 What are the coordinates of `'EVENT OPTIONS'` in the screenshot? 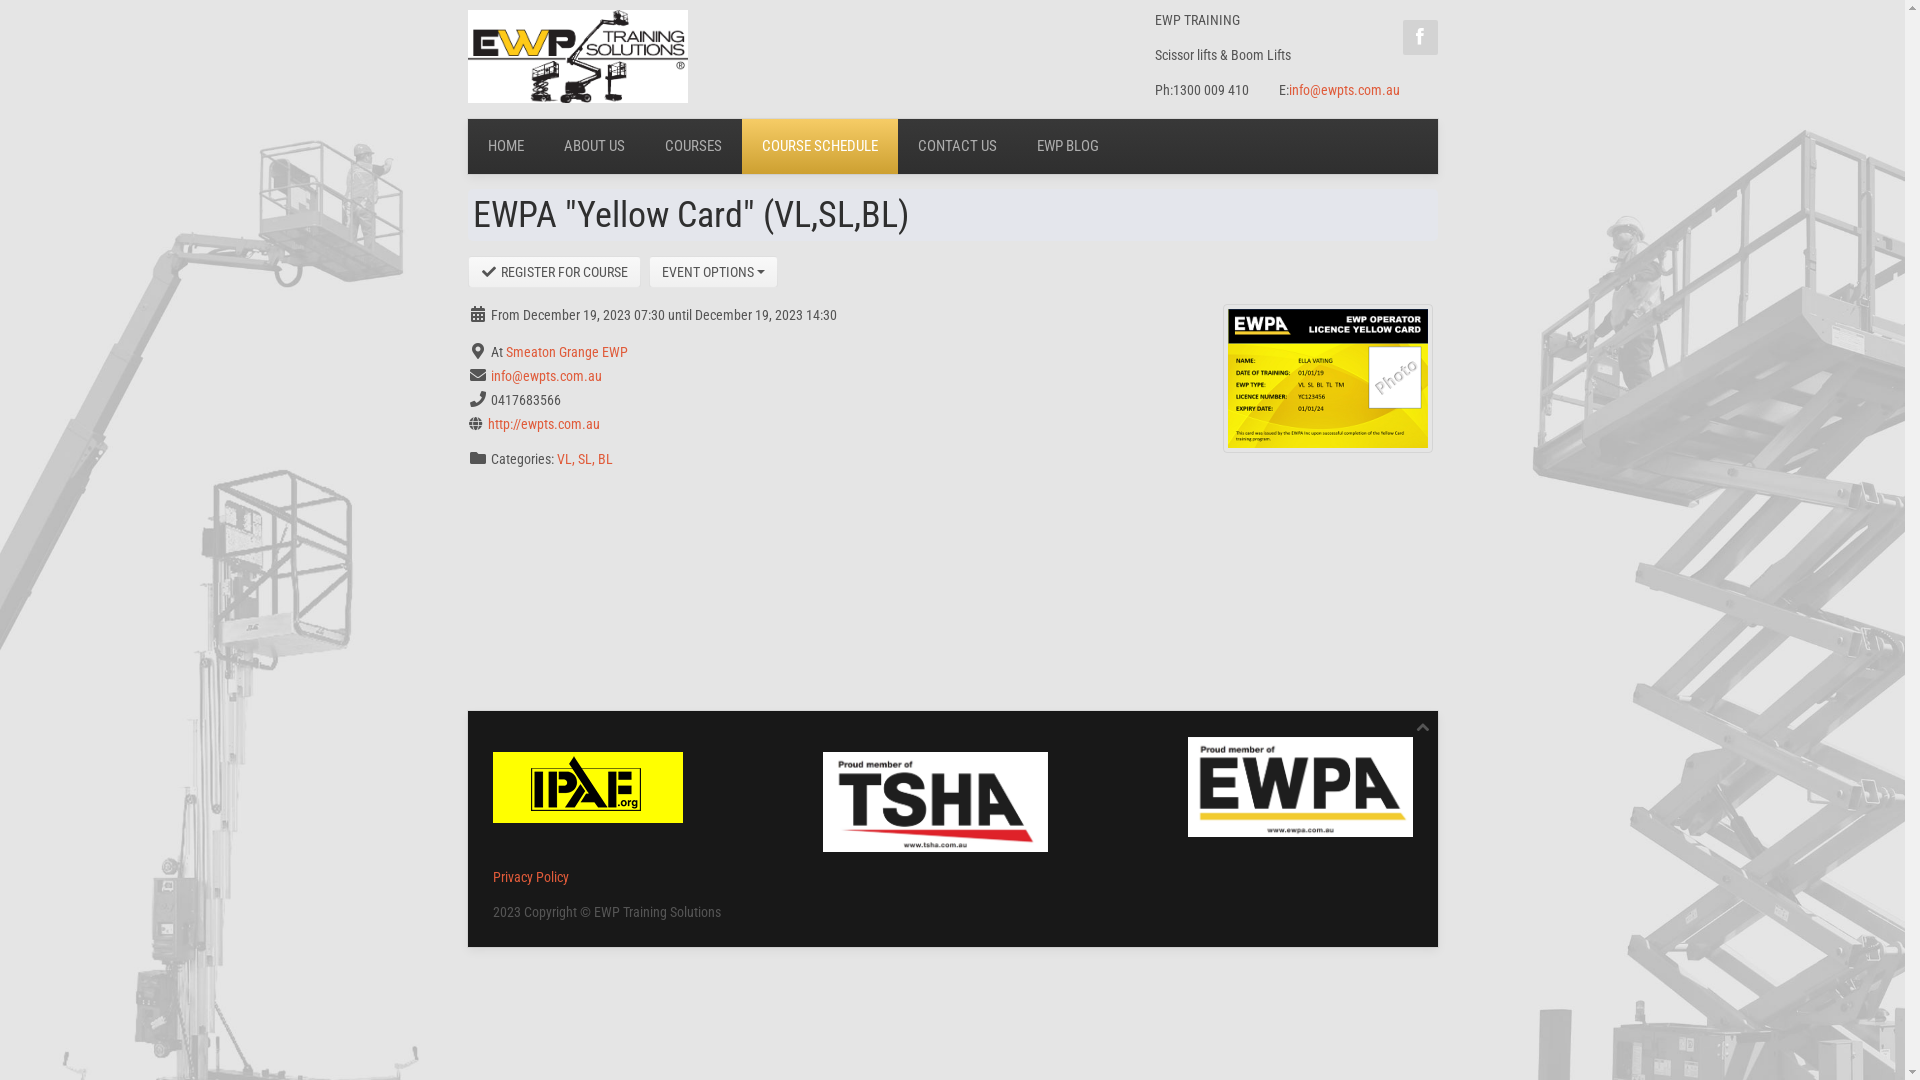 It's located at (648, 272).